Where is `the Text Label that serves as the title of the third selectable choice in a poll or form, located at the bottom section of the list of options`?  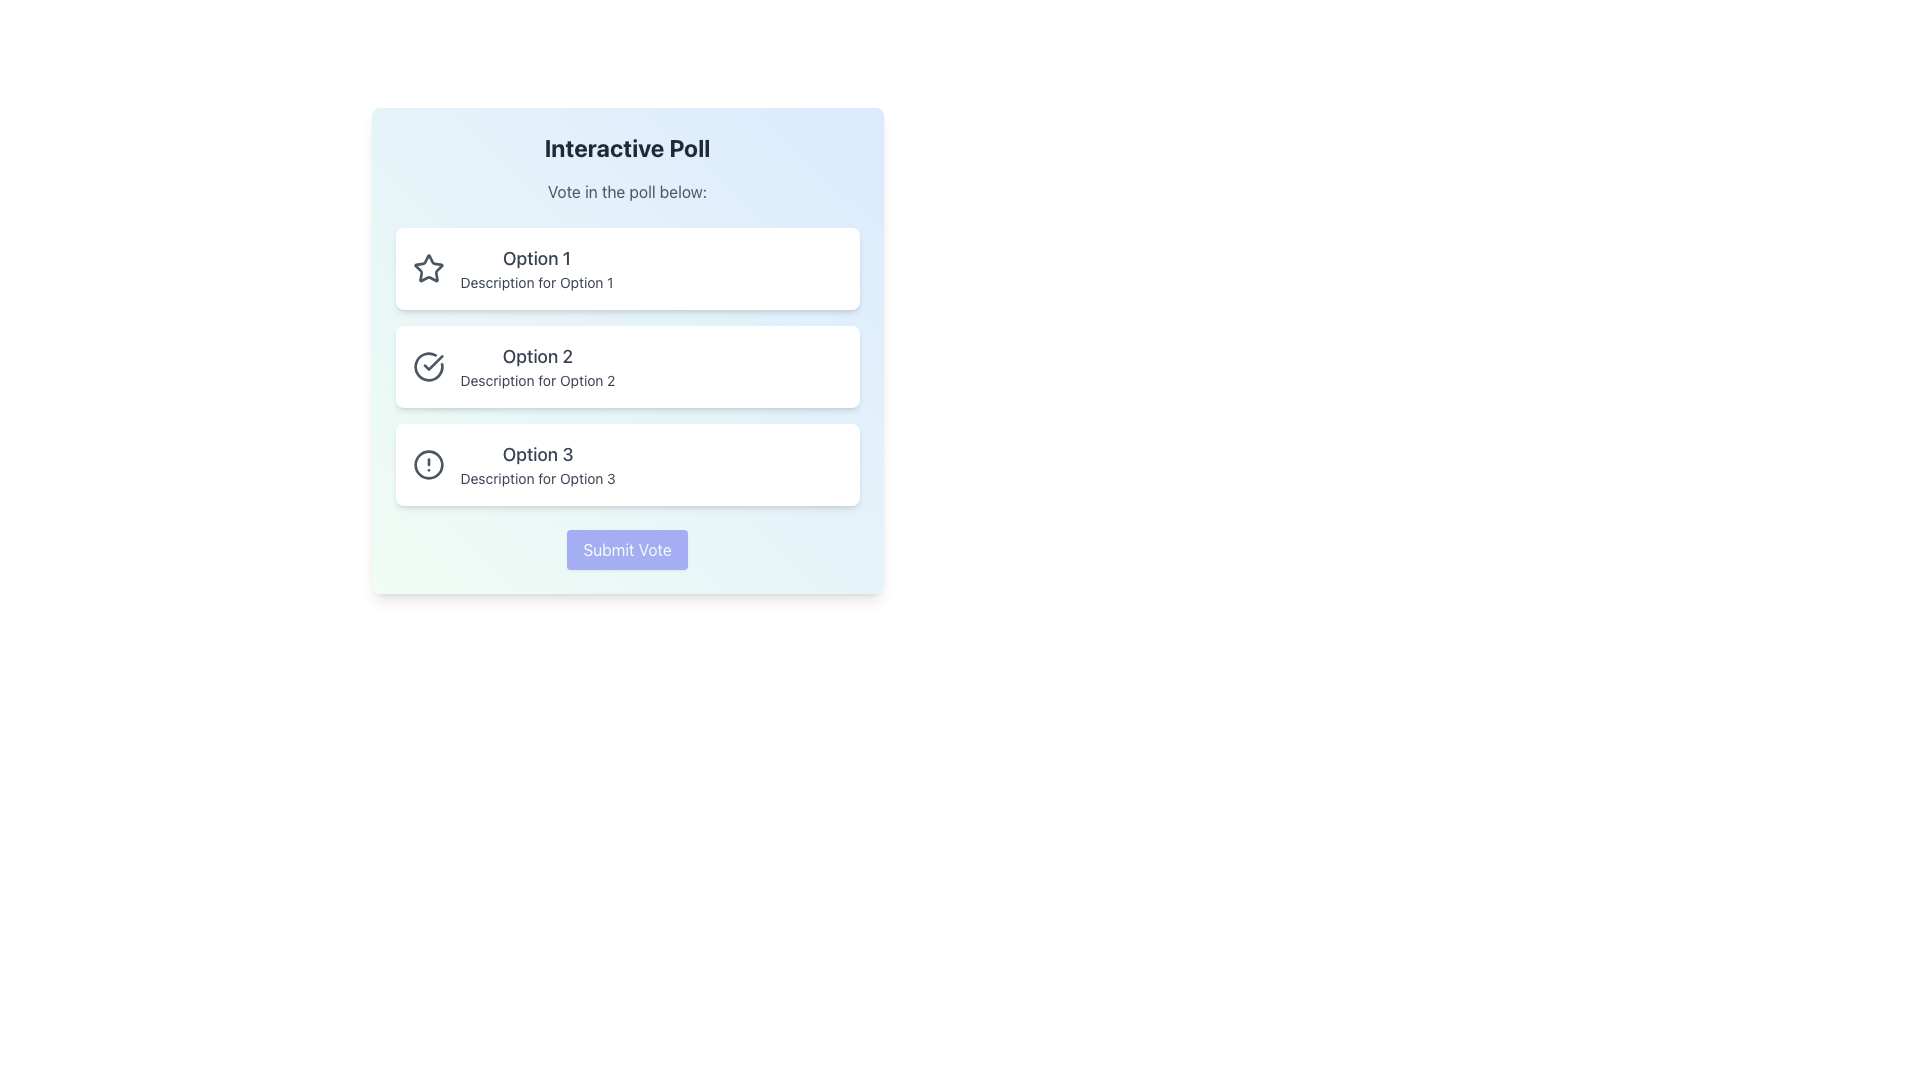 the Text Label that serves as the title of the third selectable choice in a poll or form, located at the bottom section of the list of options is located at coordinates (538, 455).